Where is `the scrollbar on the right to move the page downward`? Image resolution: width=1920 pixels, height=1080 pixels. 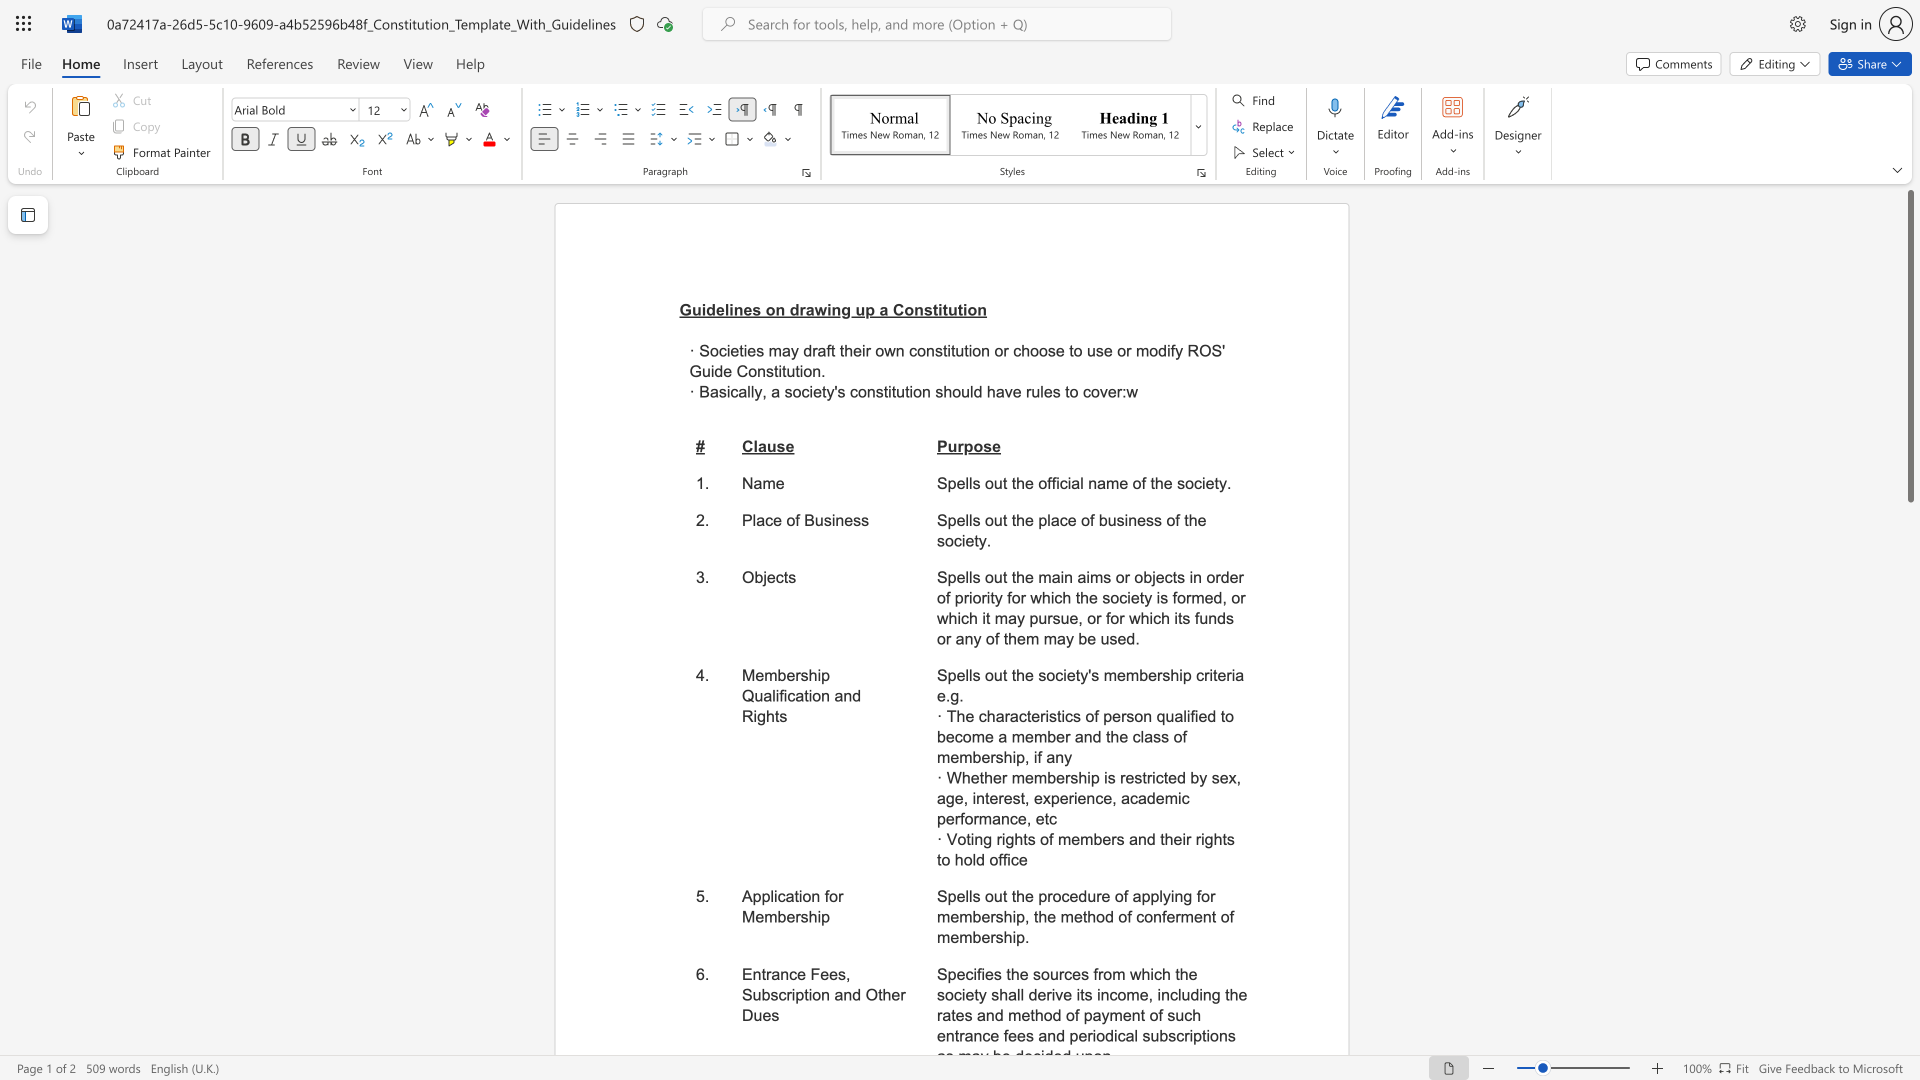 the scrollbar on the right to move the page downward is located at coordinates (1909, 968).